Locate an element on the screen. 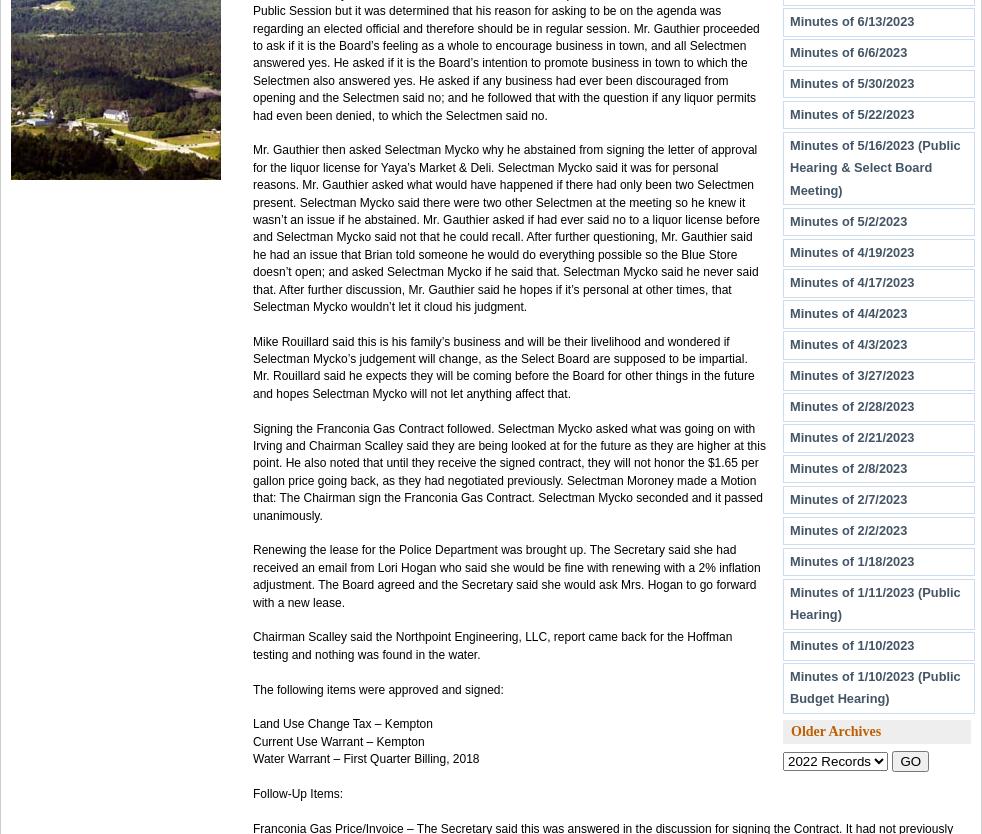  'Minutes of 5/30/2023' is located at coordinates (851, 81).